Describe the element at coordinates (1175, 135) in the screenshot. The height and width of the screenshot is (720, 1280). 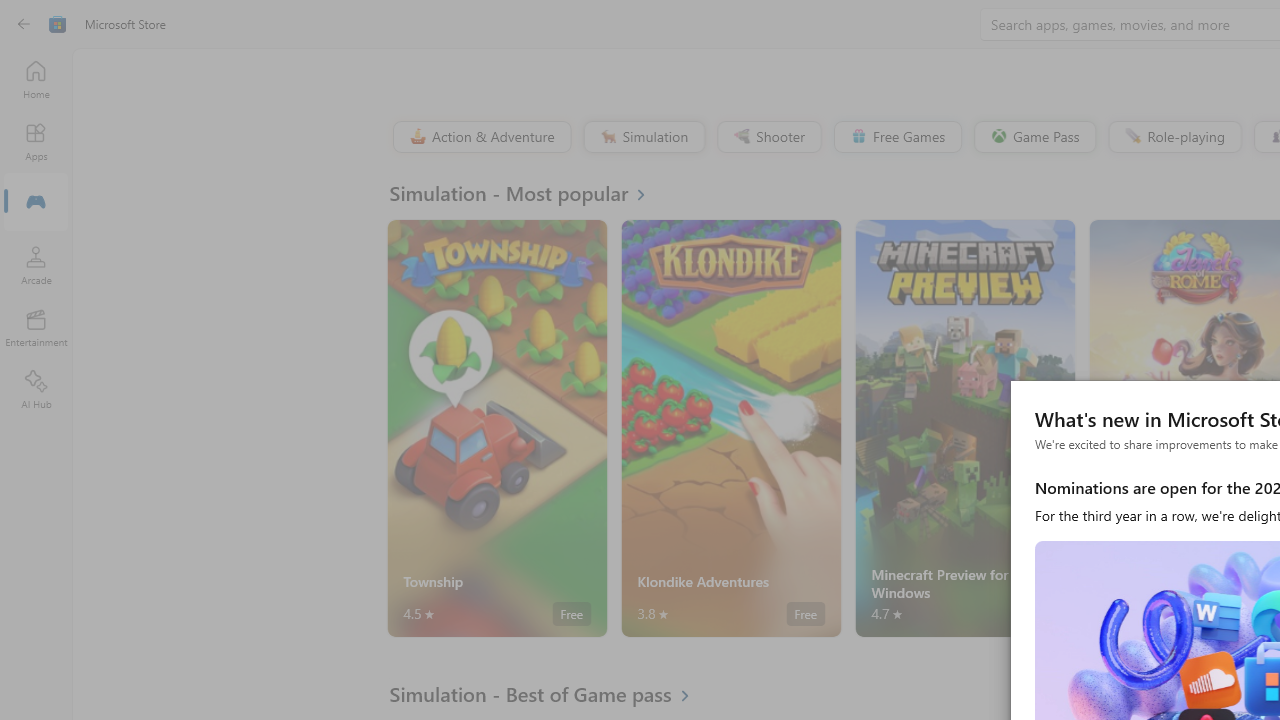
I see `'Role-playing'` at that location.